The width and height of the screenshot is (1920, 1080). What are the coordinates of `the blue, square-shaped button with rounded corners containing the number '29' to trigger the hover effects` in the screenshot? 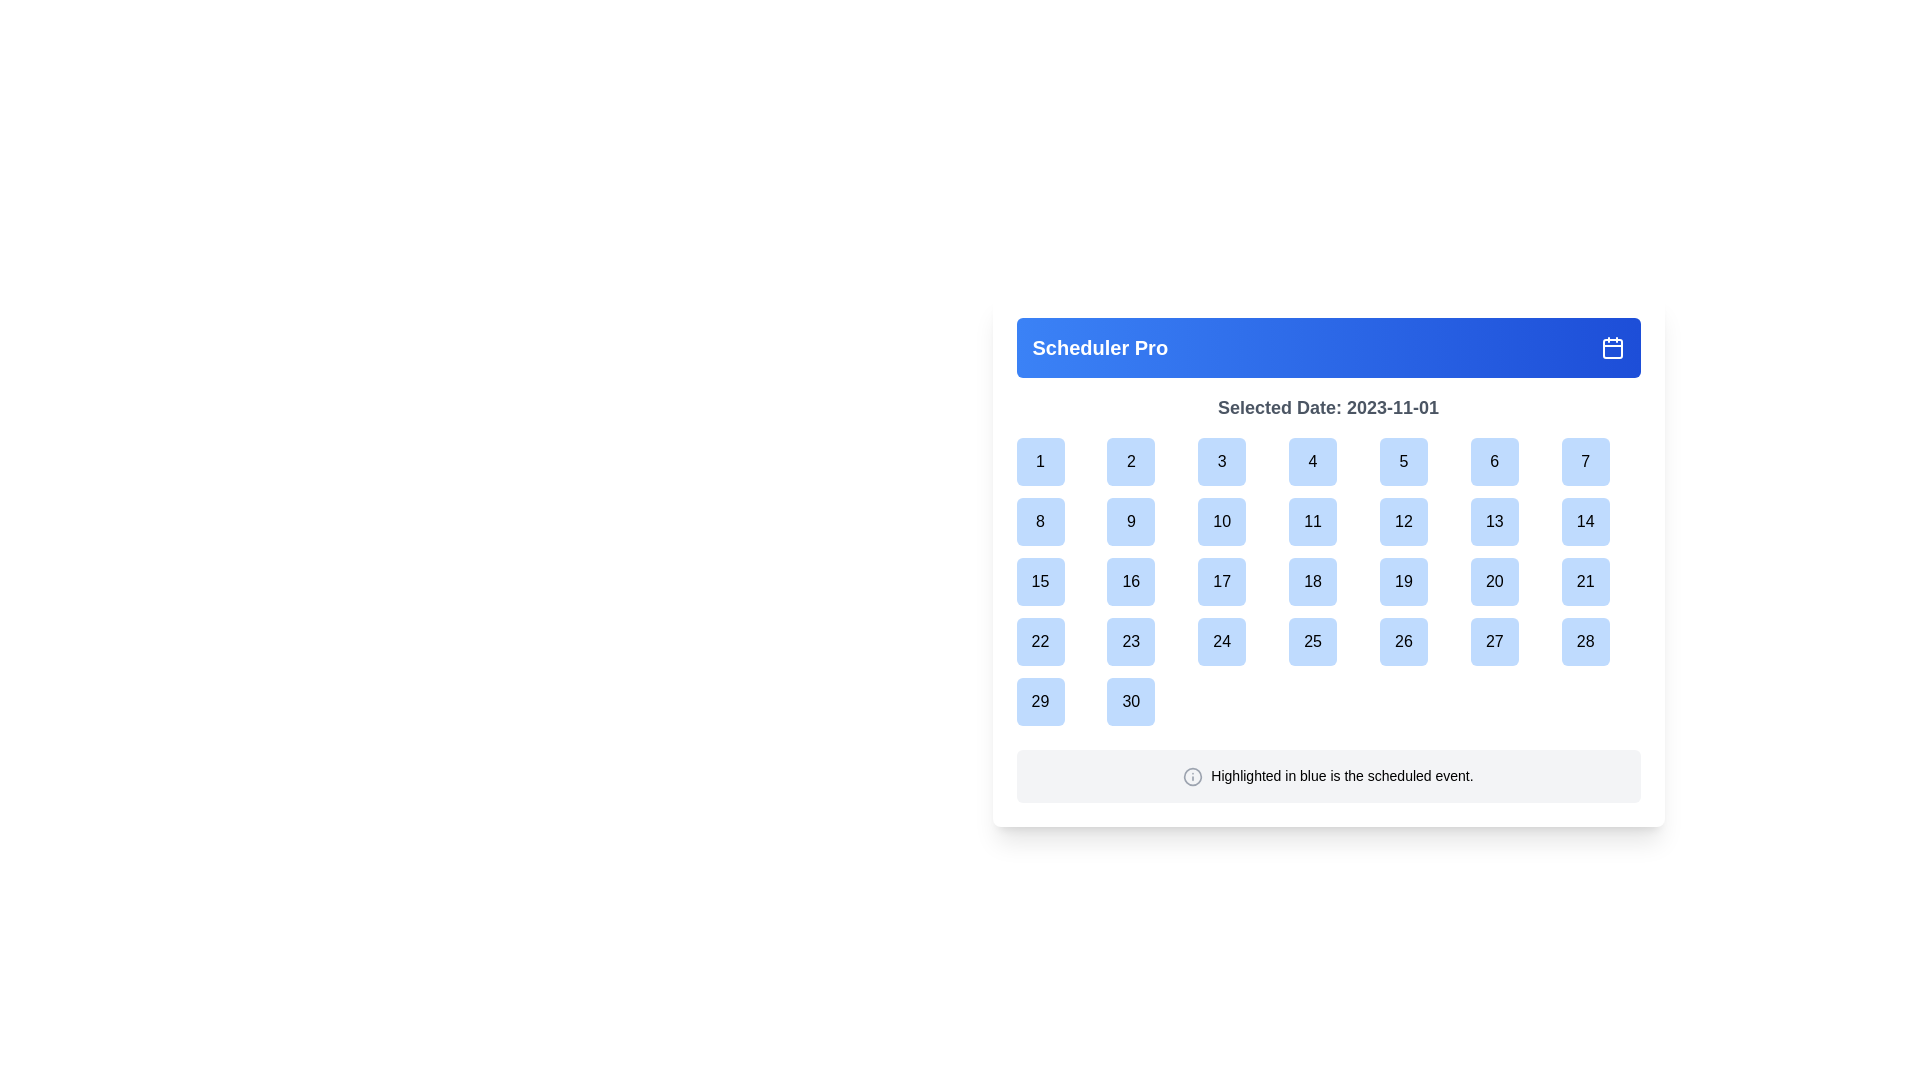 It's located at (1040, 701).